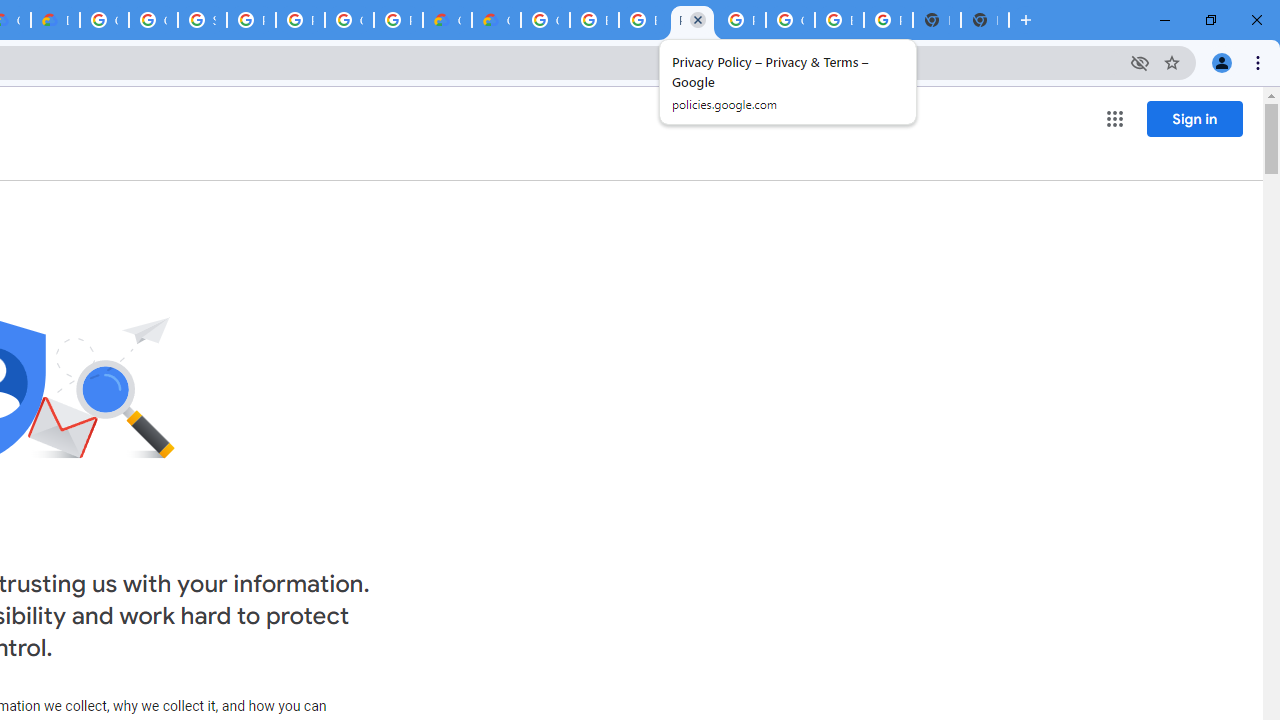  I want to click on 'New Tab', so click(984, 20).